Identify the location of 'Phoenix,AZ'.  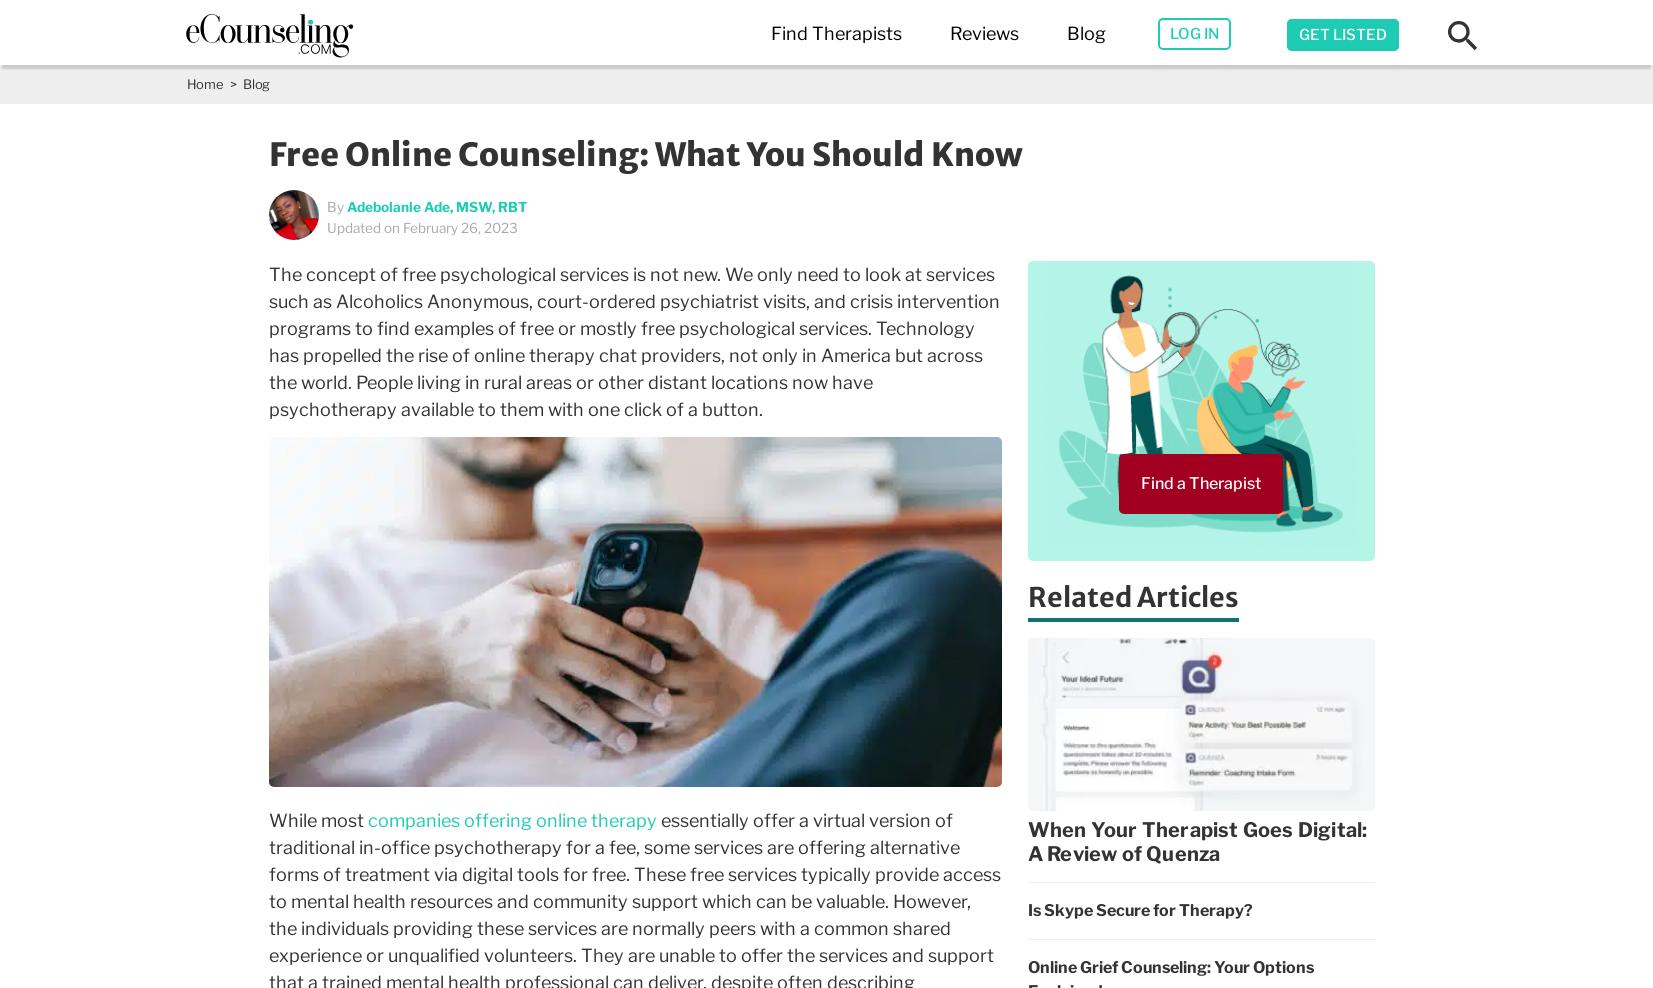
(583, 704).